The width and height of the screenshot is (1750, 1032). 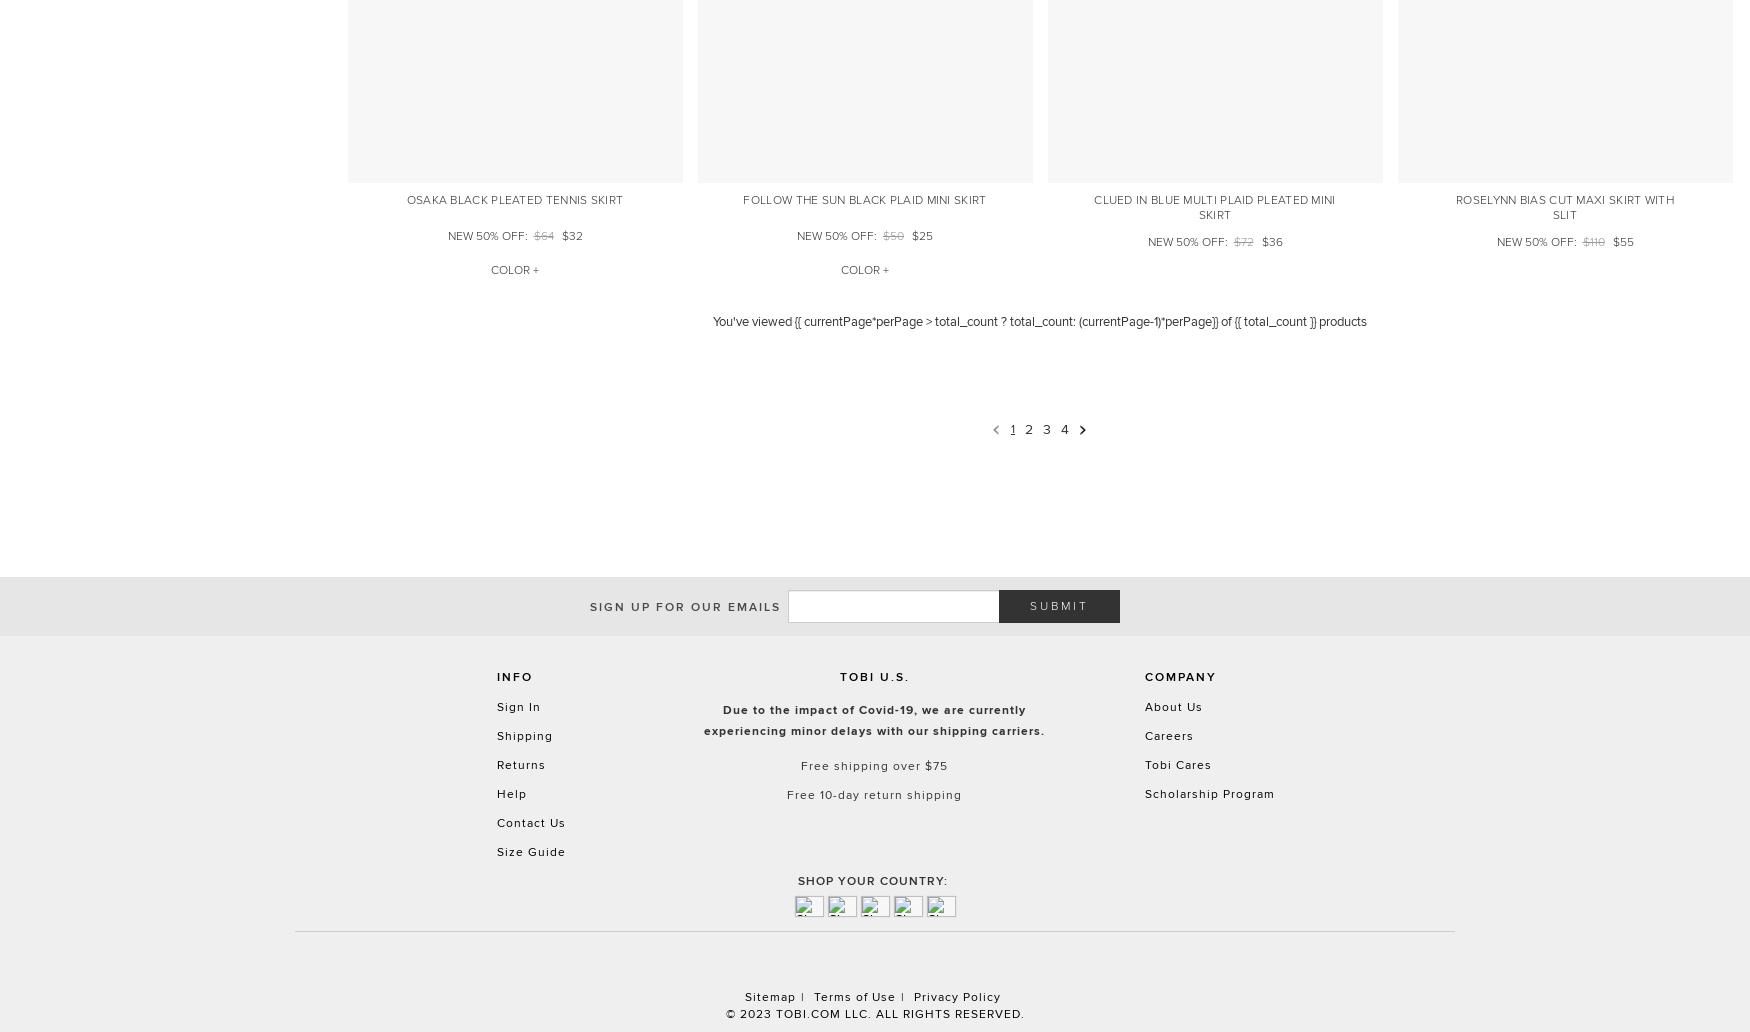 I want to click on 'Returns', so click(x=519, y=762).